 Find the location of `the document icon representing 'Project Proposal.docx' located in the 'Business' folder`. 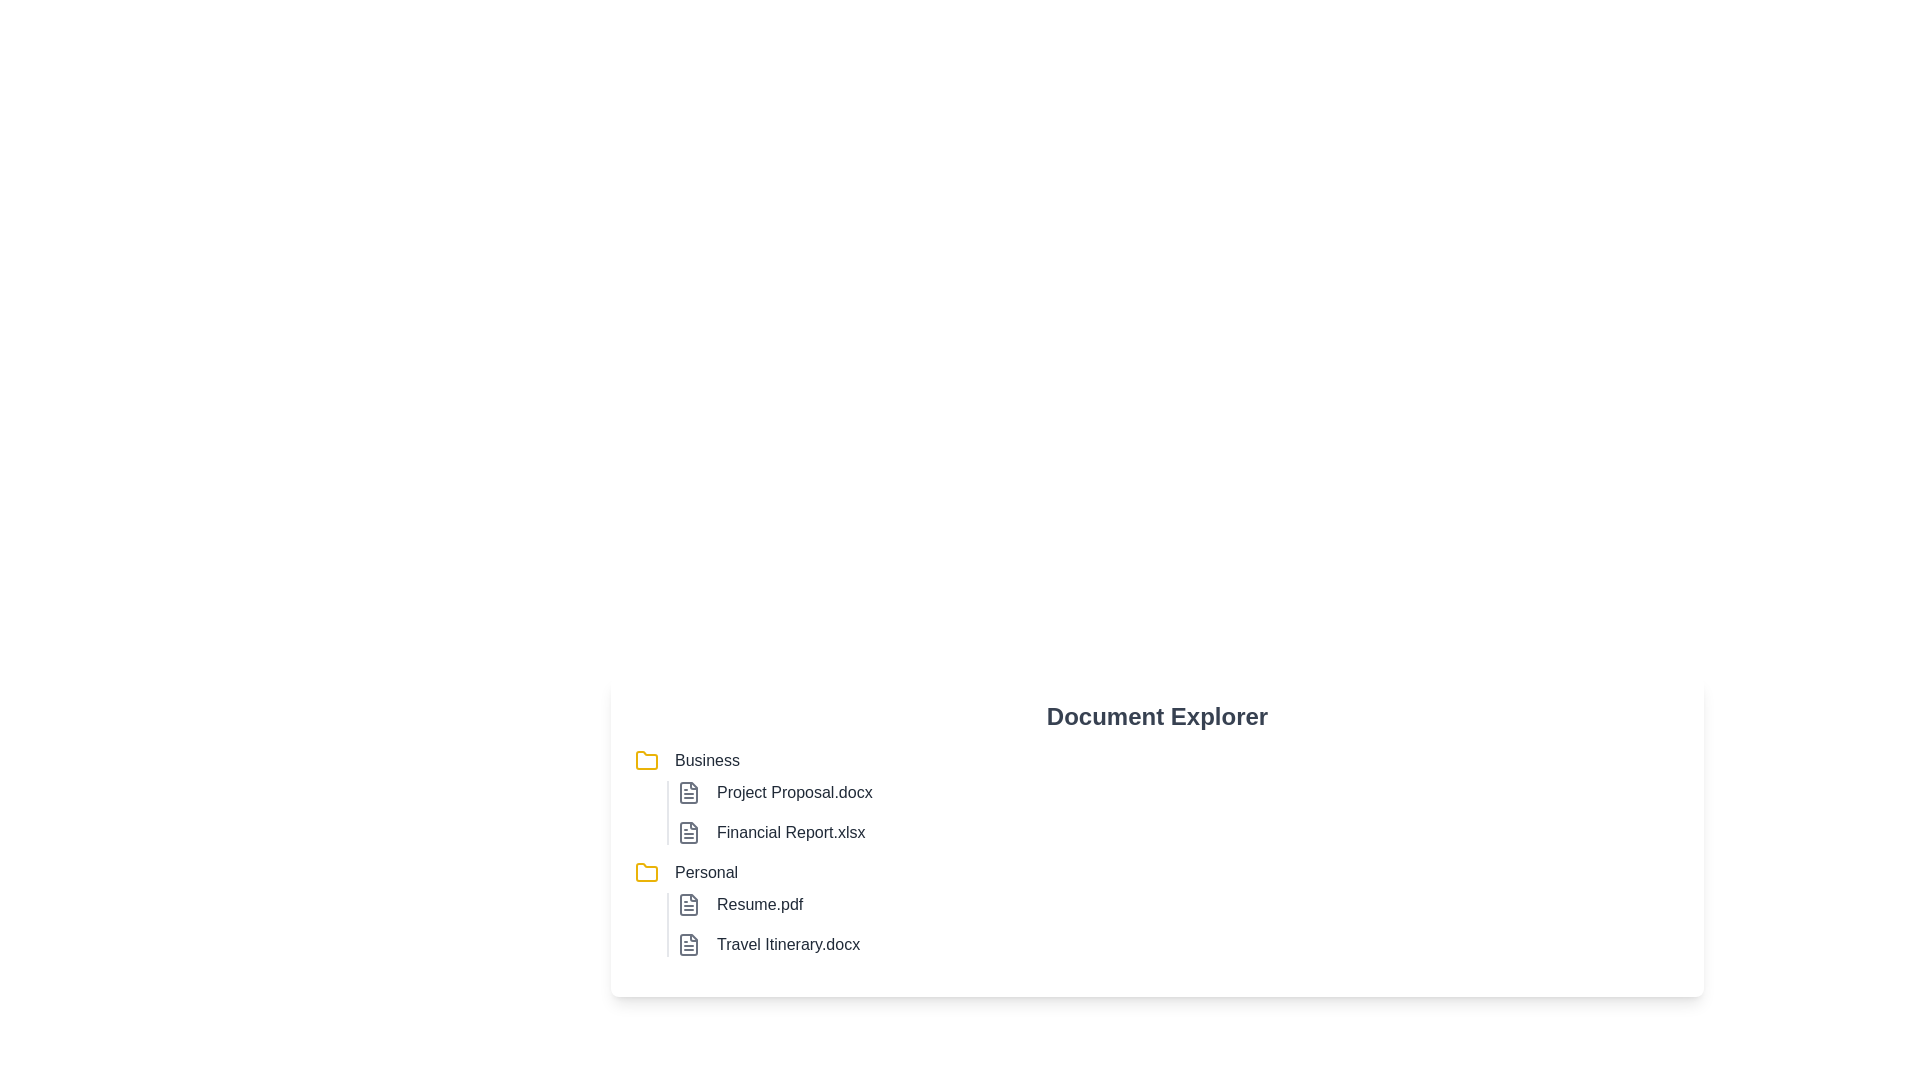

the document icon representing 'Project Proposal.docx' located in the 'Business' folder is located at coordinates (689, 792).